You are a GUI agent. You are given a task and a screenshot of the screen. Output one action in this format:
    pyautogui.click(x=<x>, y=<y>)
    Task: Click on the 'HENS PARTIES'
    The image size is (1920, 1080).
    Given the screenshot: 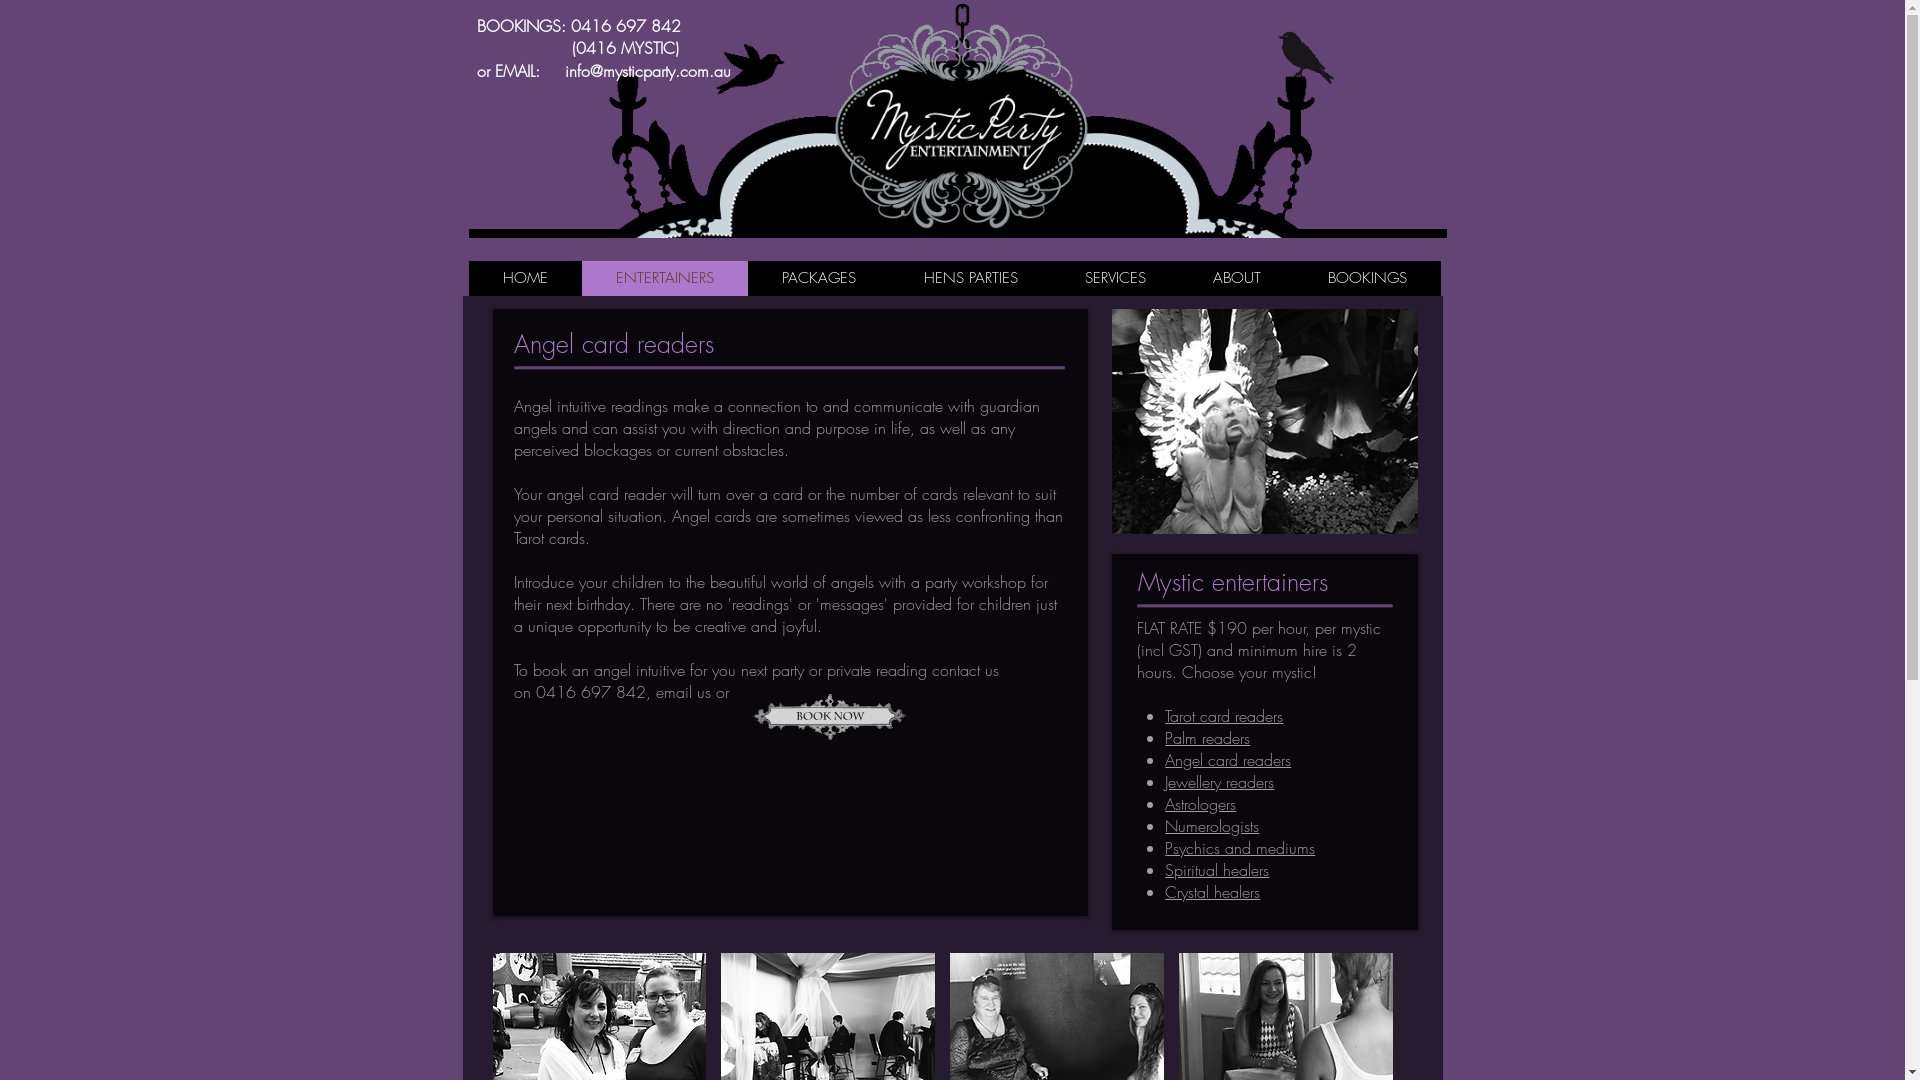 What is the action you would take?
    pyautogui.click(x=970, y=278)
    